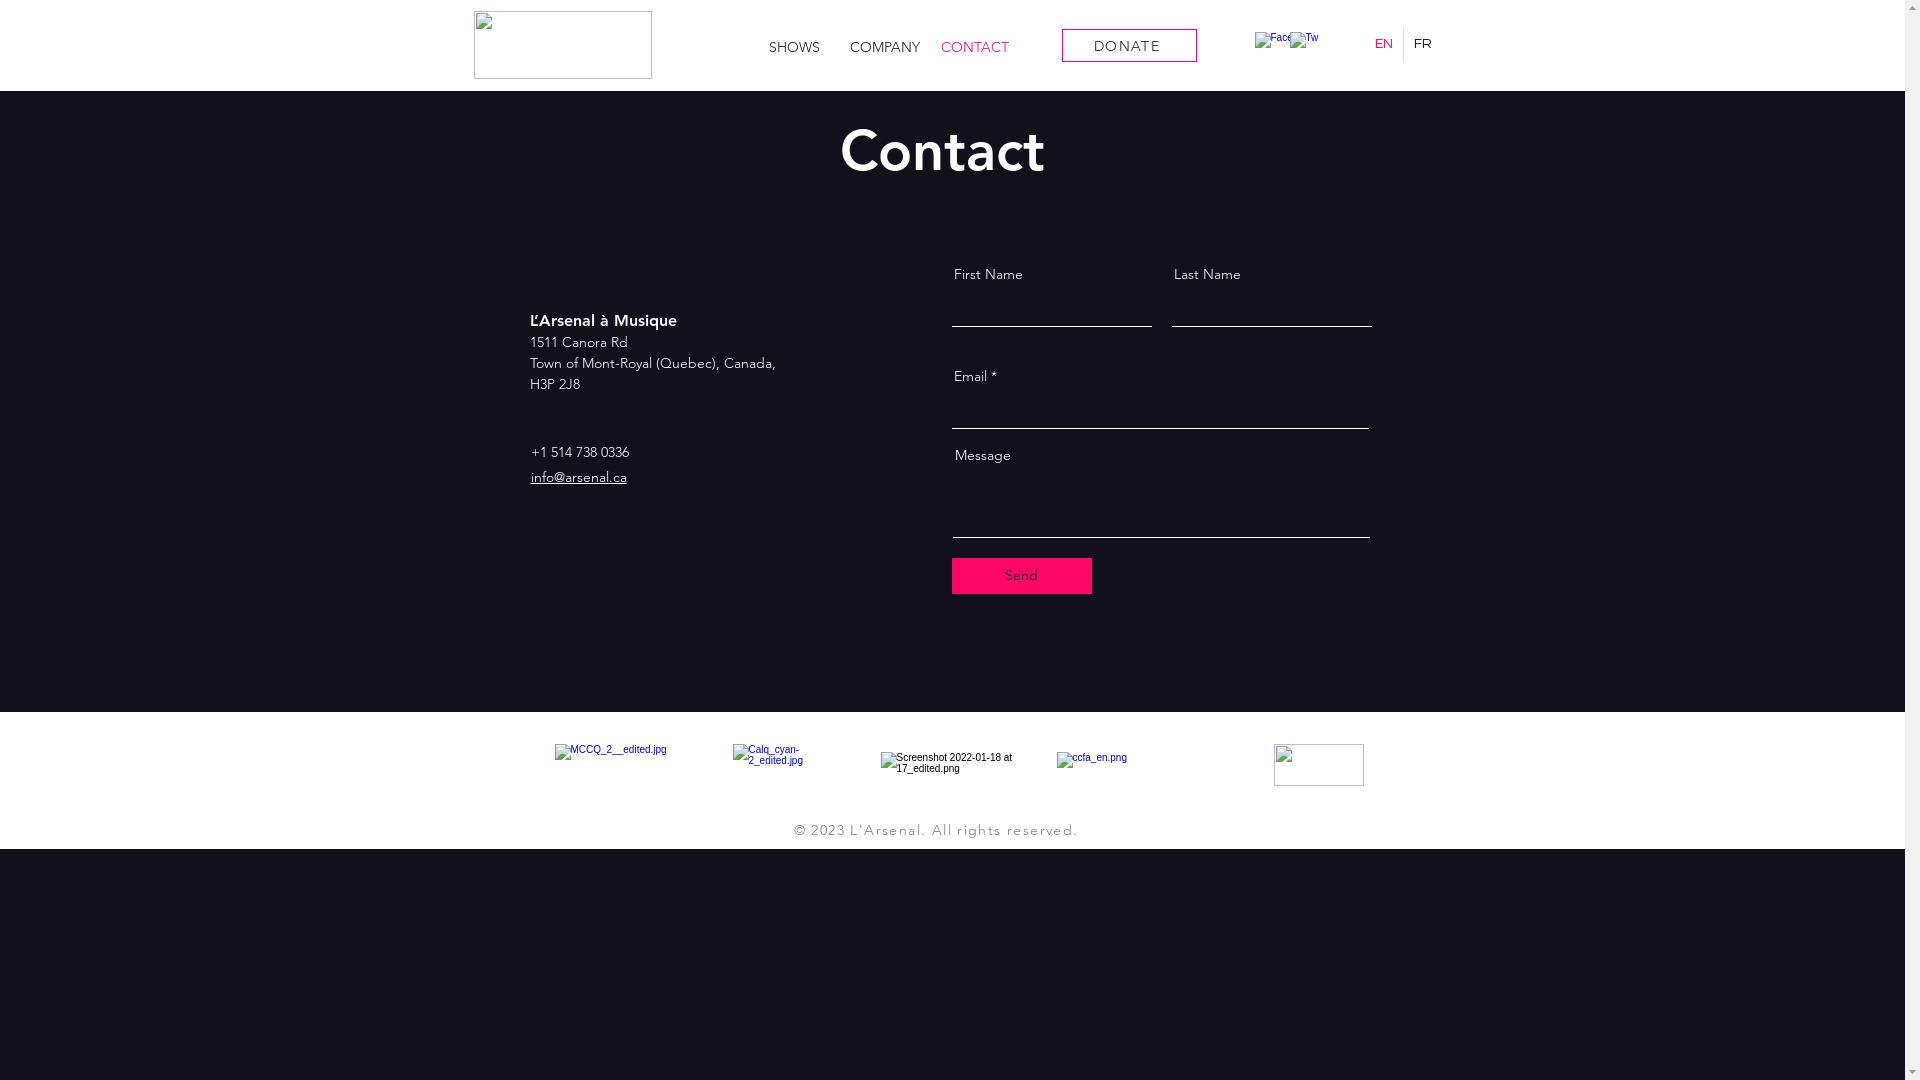 The image size is (1920, 1080). Describe the element at coordinates (1129, 45) in the screenshot. I see `'DONATE'` at that location.